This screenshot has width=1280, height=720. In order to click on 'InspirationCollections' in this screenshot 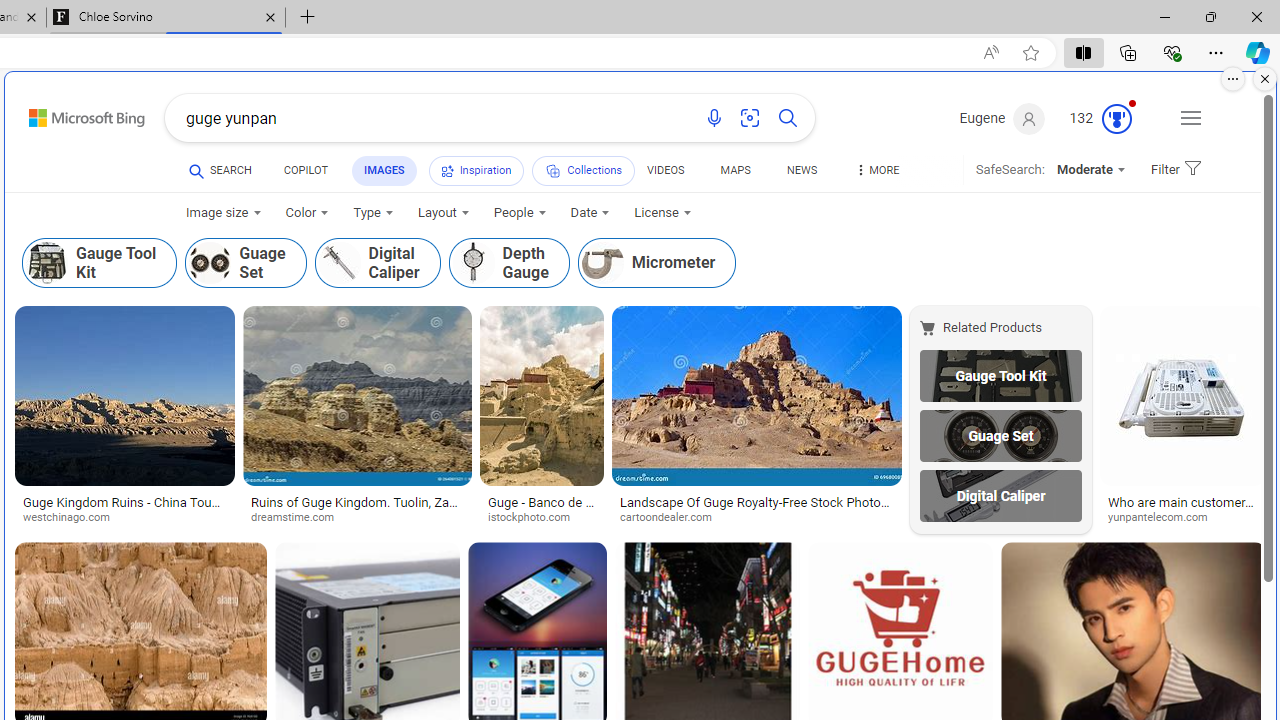, I will do `click(531, 172)`.